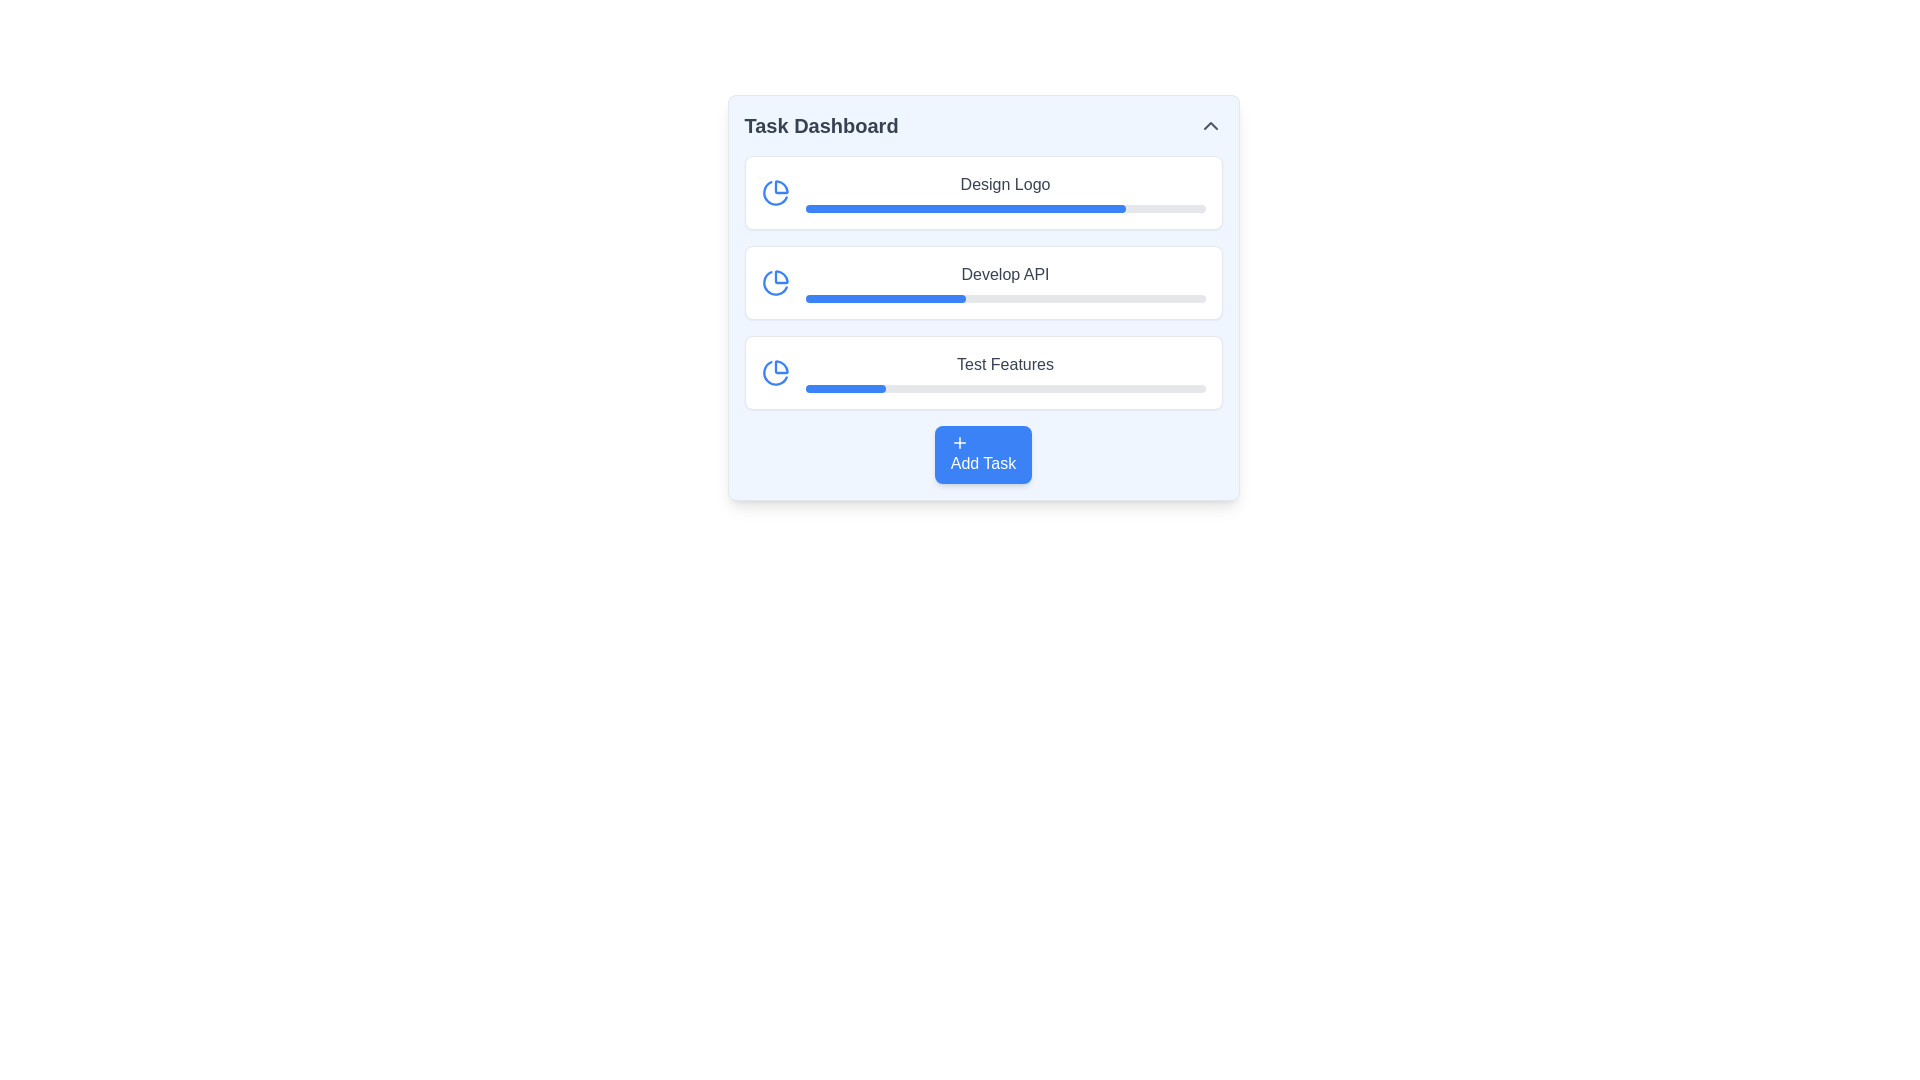 The width and height of the screenshot is (1920, 1080). What do you see at coordinates (983, 282) in the screenshot?
I see `task titles from the list of progress tasks, which includes 'Design Logo', 'Develop API', and 'Test Features', located within the 'Task Dashboard' section` at bounding box center [983, 282].